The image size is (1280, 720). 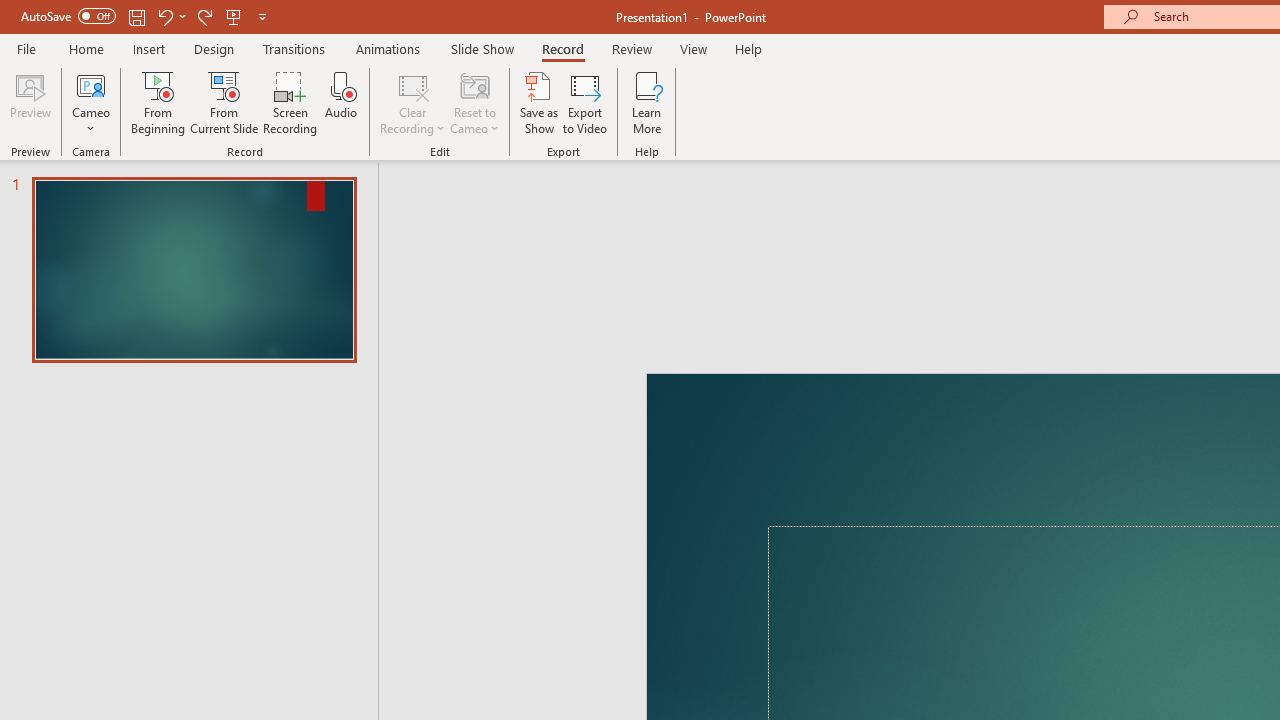 What do you see at coordinates (584, 103) in the screenshot?
I see `'Export to Video'` at bounding box center [584, 103].